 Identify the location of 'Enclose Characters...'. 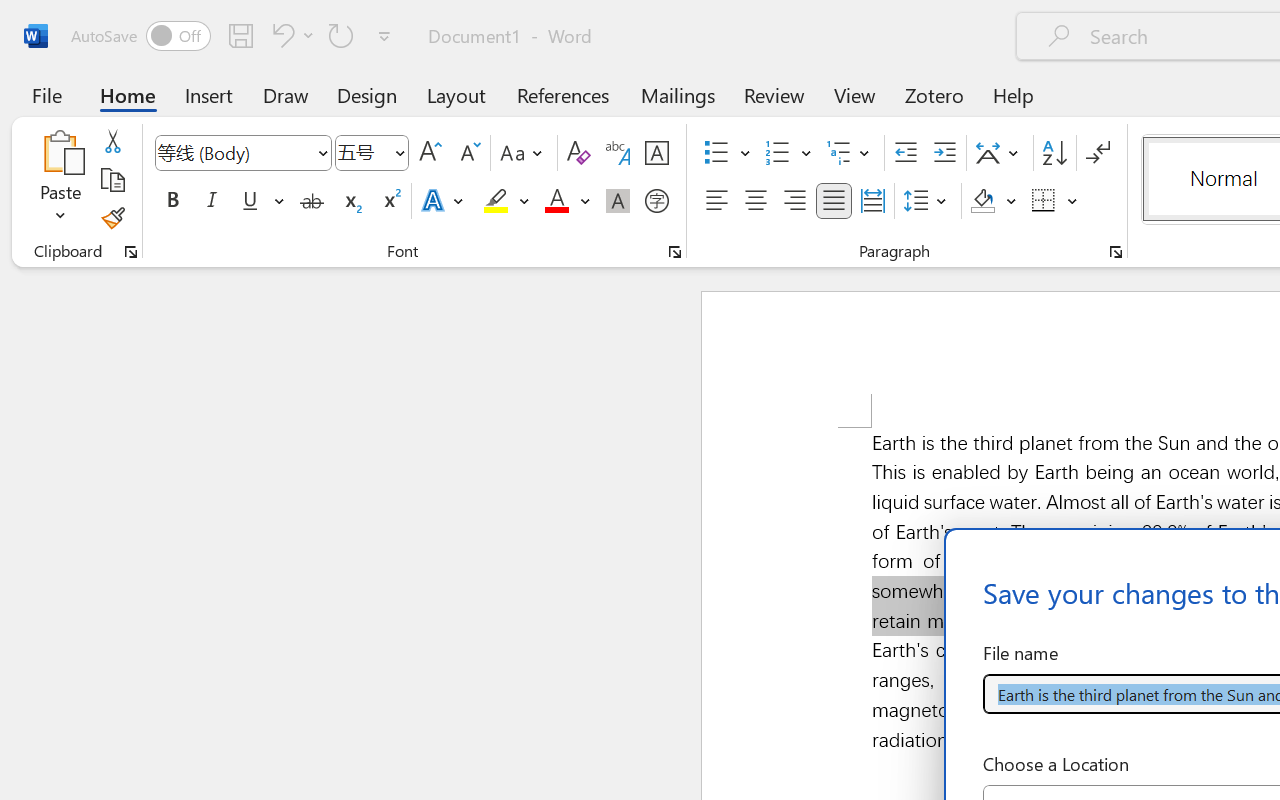
(656, 201).